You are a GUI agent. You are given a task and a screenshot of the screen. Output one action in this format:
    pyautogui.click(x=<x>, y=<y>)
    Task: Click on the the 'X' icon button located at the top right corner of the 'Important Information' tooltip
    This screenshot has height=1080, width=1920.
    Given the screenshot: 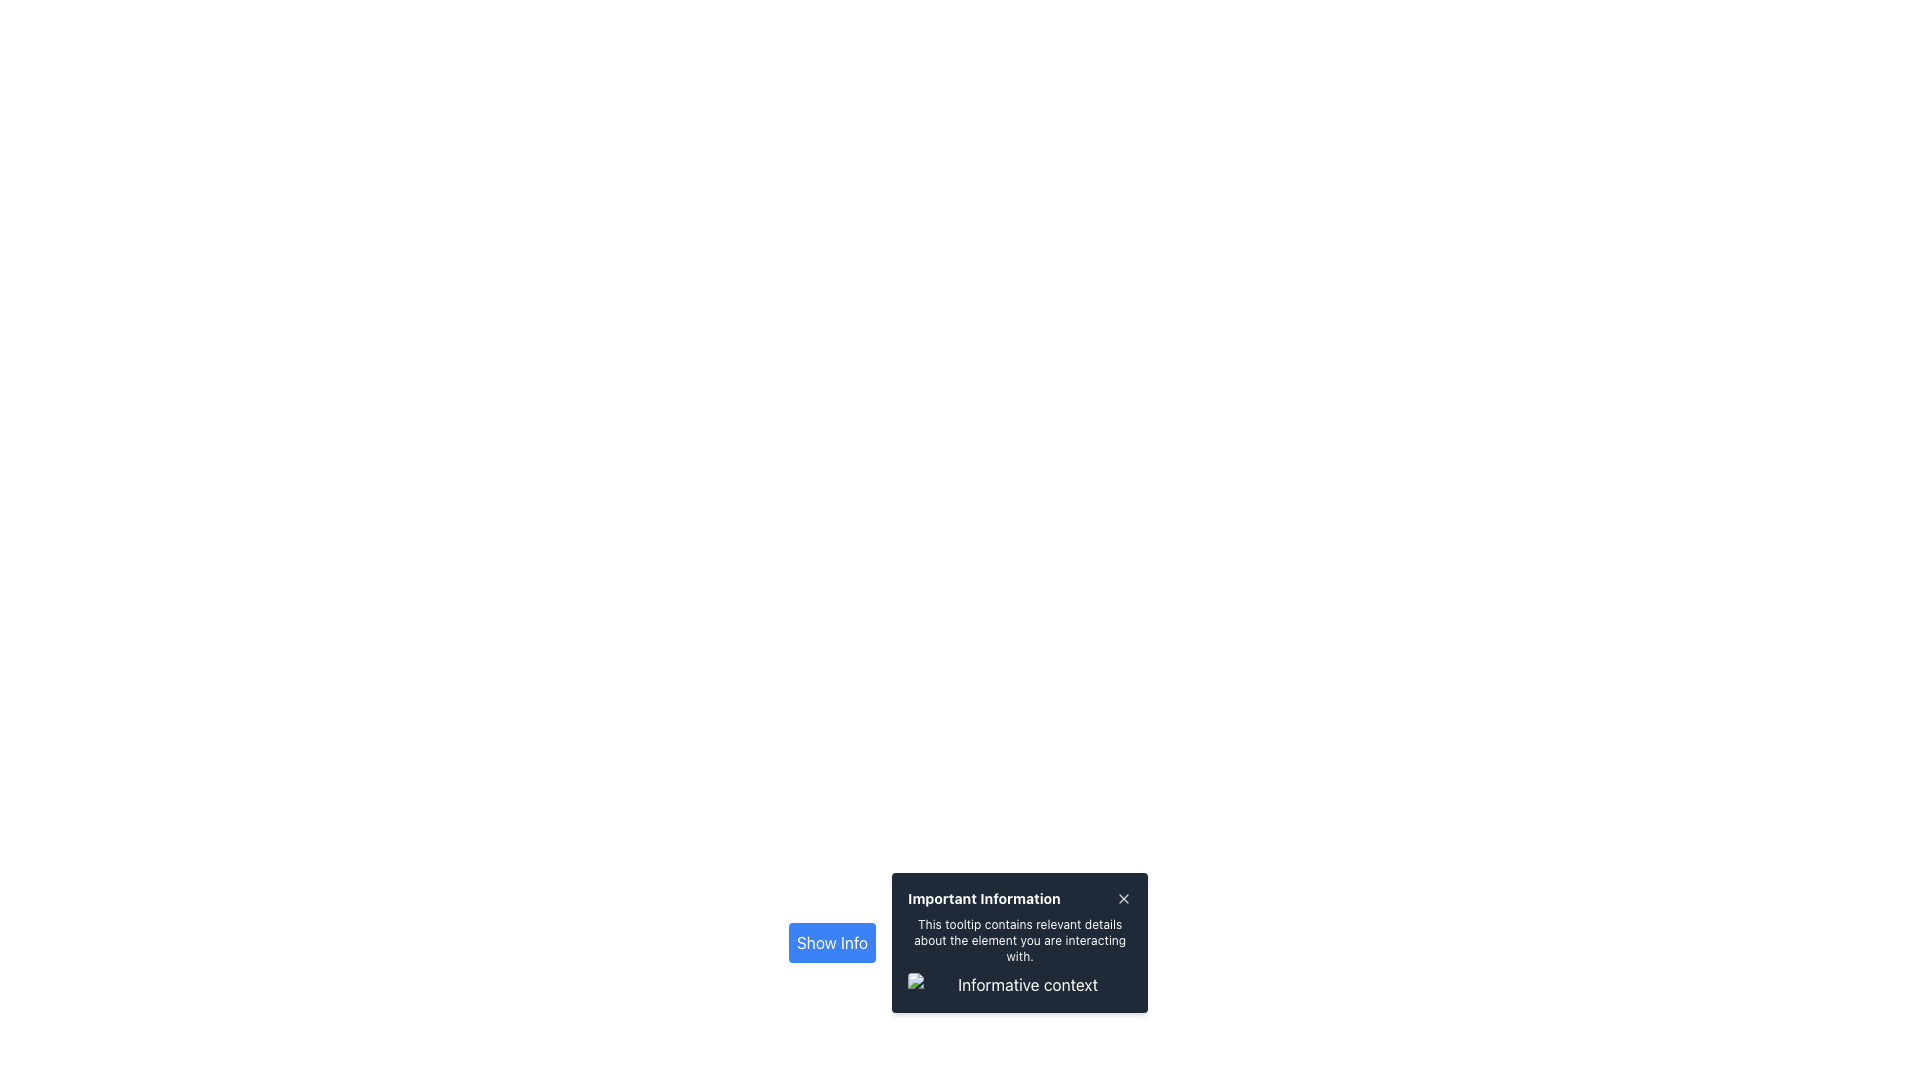 What is the action you would take?
    pyautogui.click(x=1124, y=897)
    